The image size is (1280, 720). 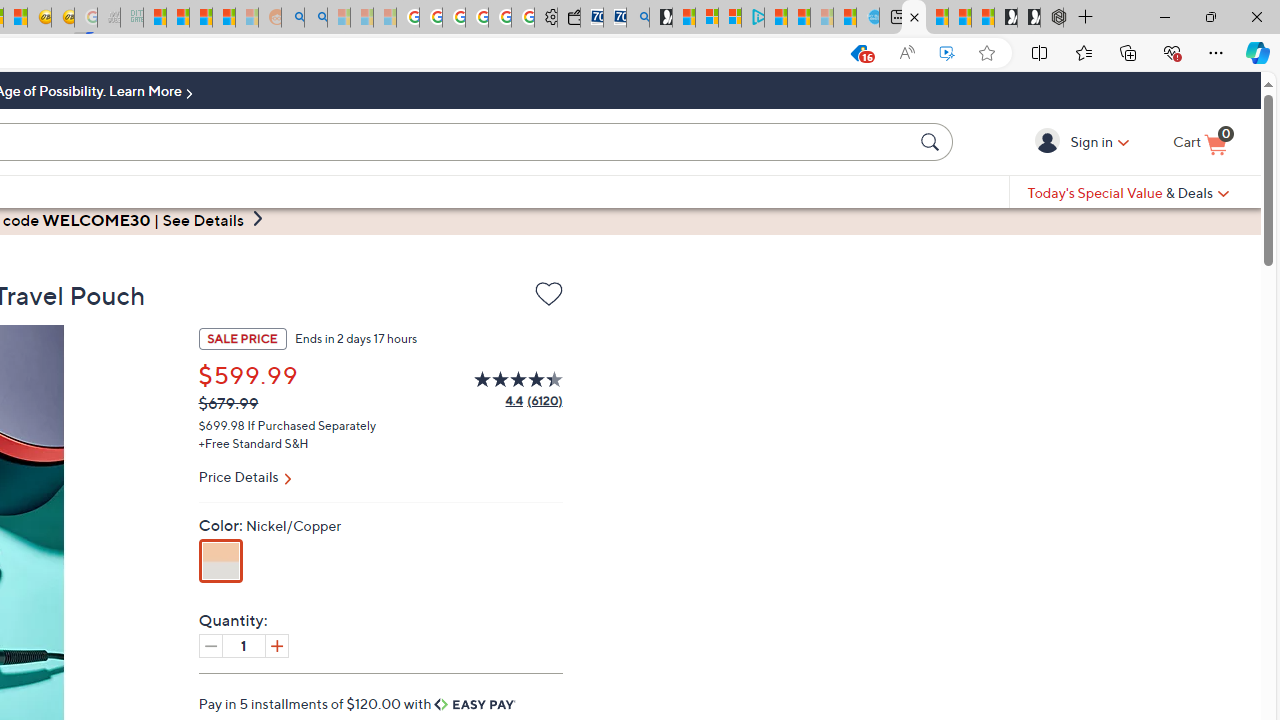 What do you see at coordinates (311, 423) in the screenshot?
I see `'If Purchased Separately'` at bounding box center [311, 423].